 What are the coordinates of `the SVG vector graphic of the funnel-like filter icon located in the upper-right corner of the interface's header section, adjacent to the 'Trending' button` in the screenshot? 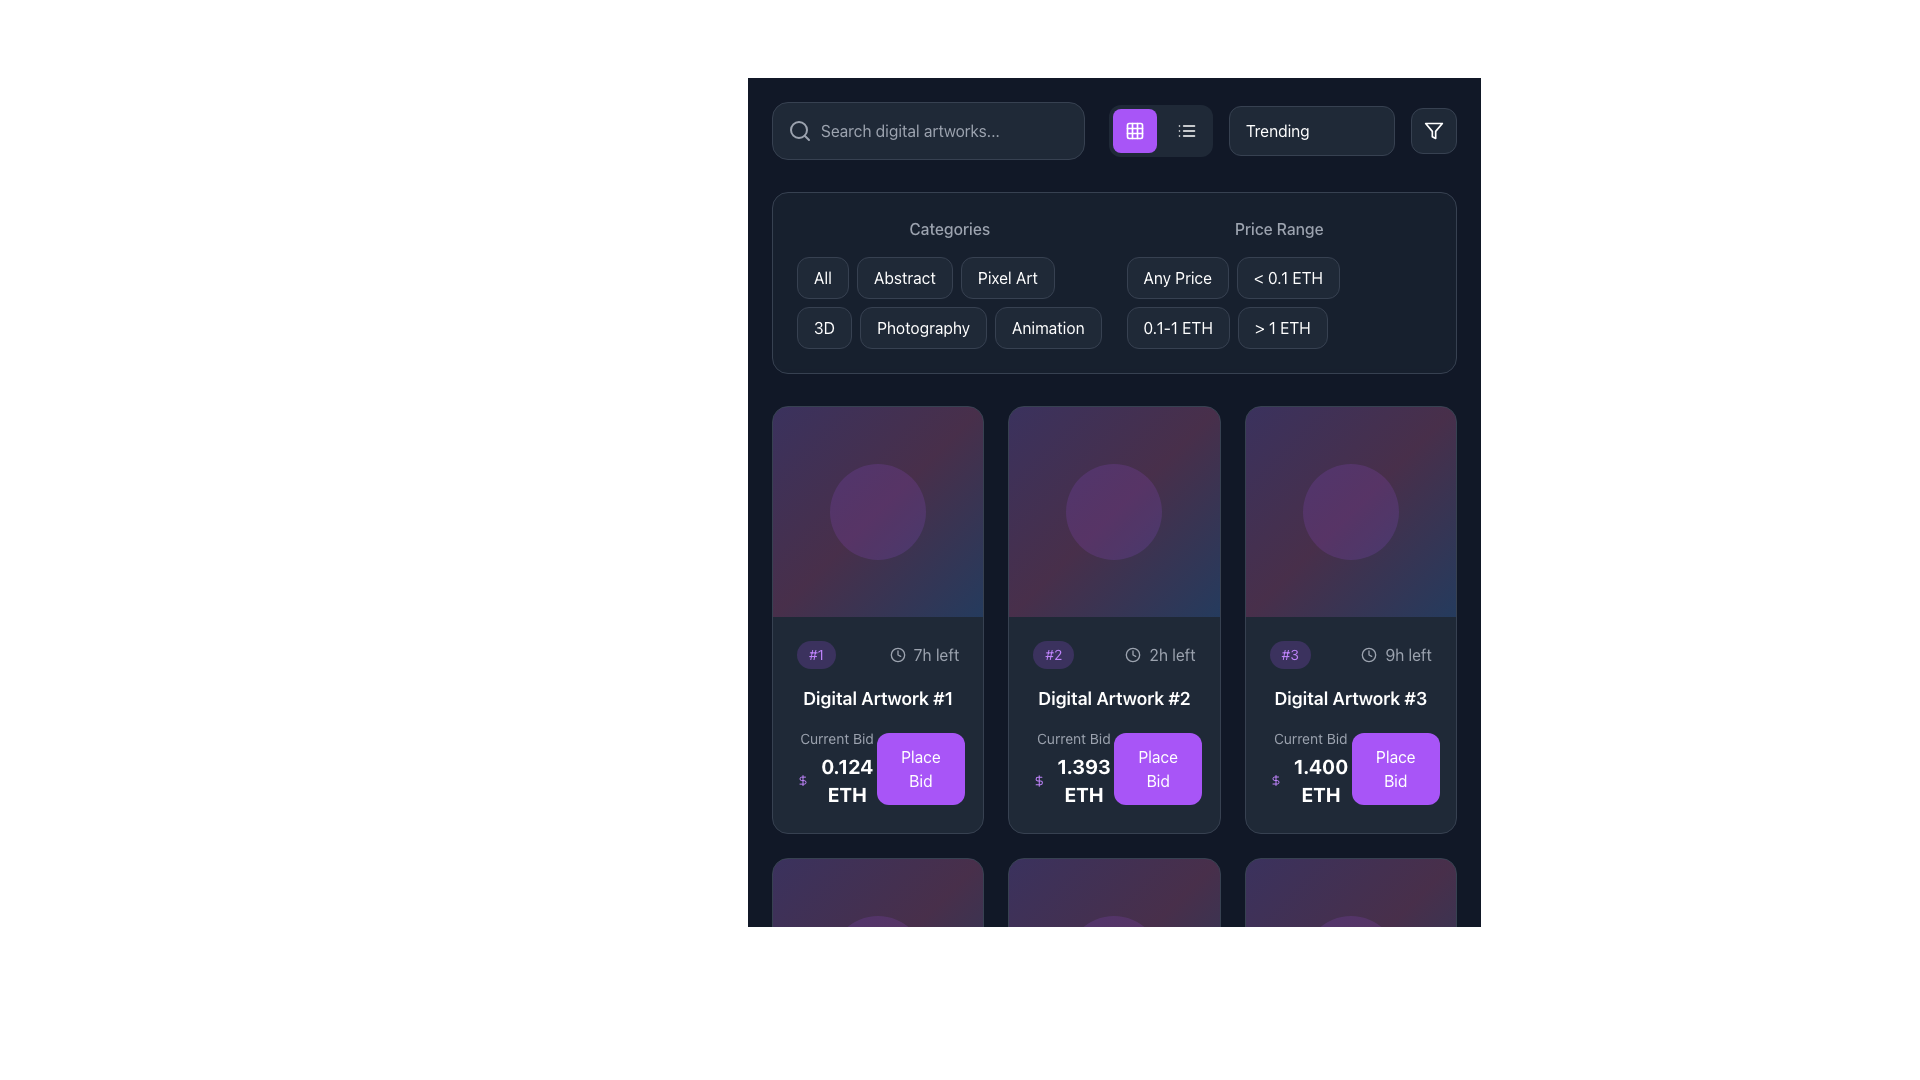 It's located at (1433, 131).